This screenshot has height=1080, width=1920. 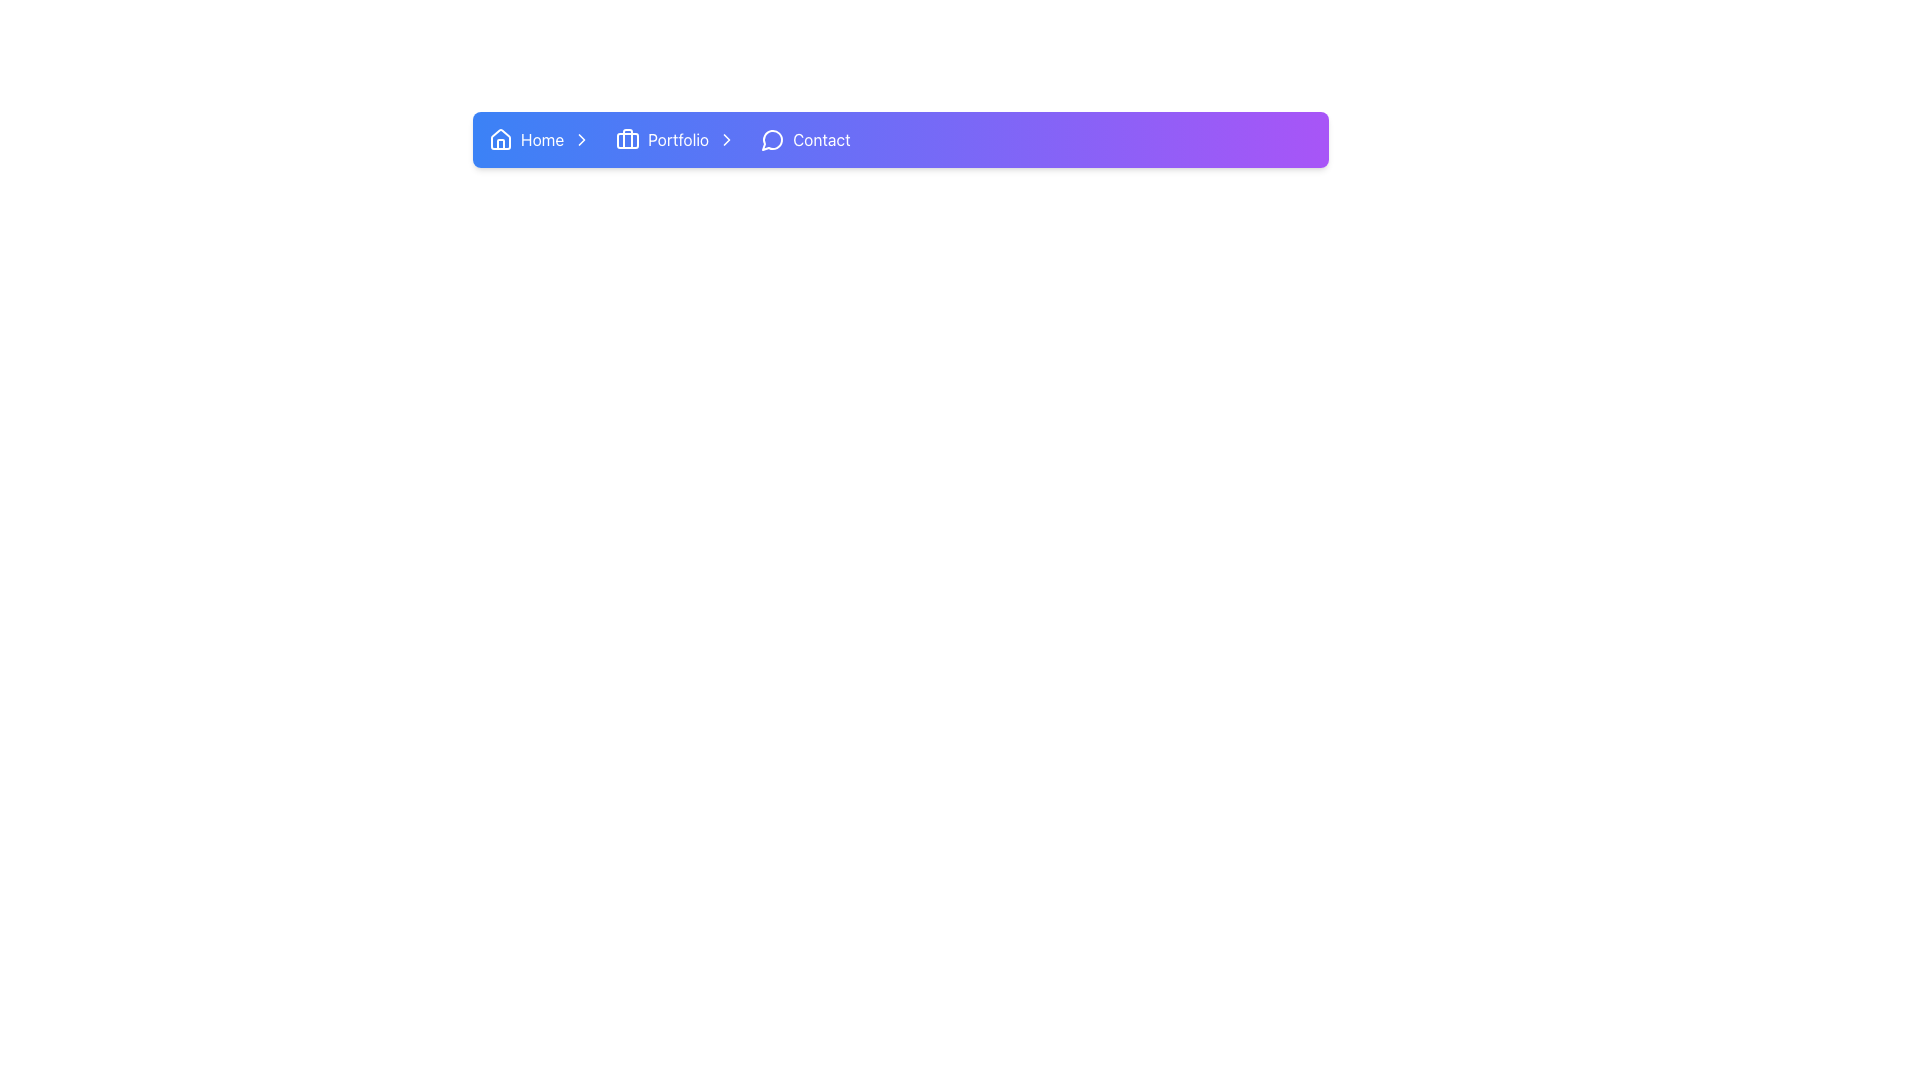 What do you see at coordinates (581, 138) in the screenshot?
I see `the navigation icon that separates breadcrumb items, positioned between 'Home' and the next section of the navigation bar` at bounding box center [581, 138].